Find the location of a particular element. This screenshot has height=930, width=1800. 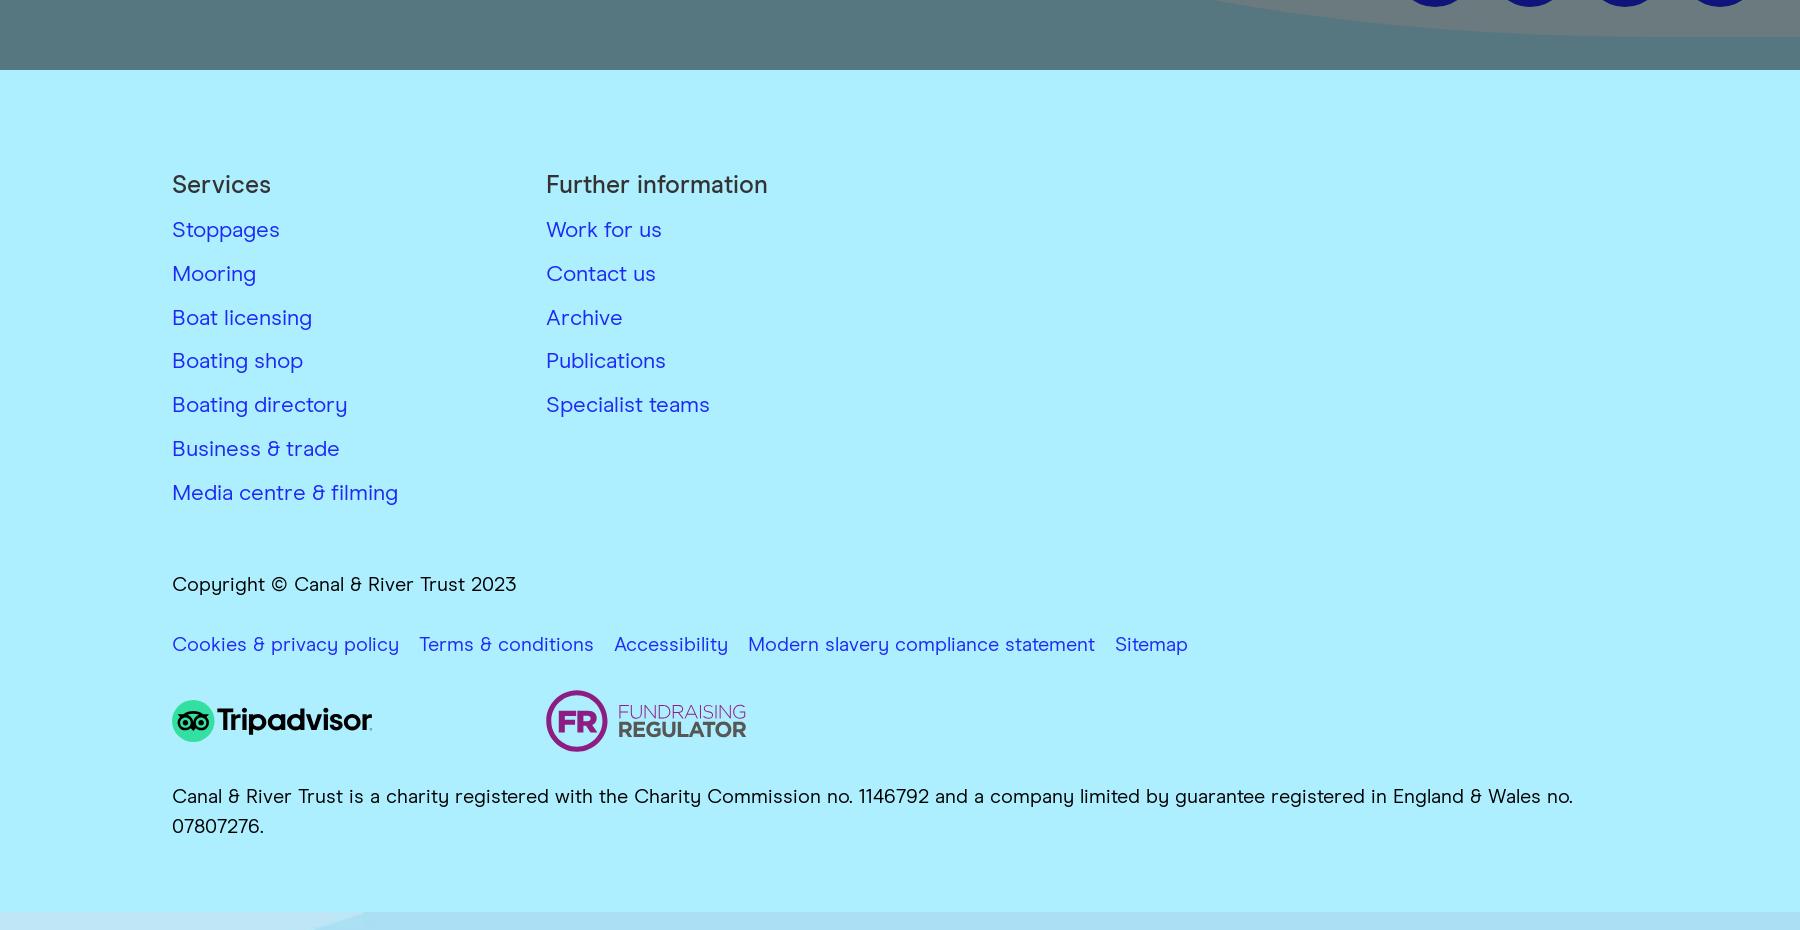

'Stoppages' is located at coordinates (225, 229).